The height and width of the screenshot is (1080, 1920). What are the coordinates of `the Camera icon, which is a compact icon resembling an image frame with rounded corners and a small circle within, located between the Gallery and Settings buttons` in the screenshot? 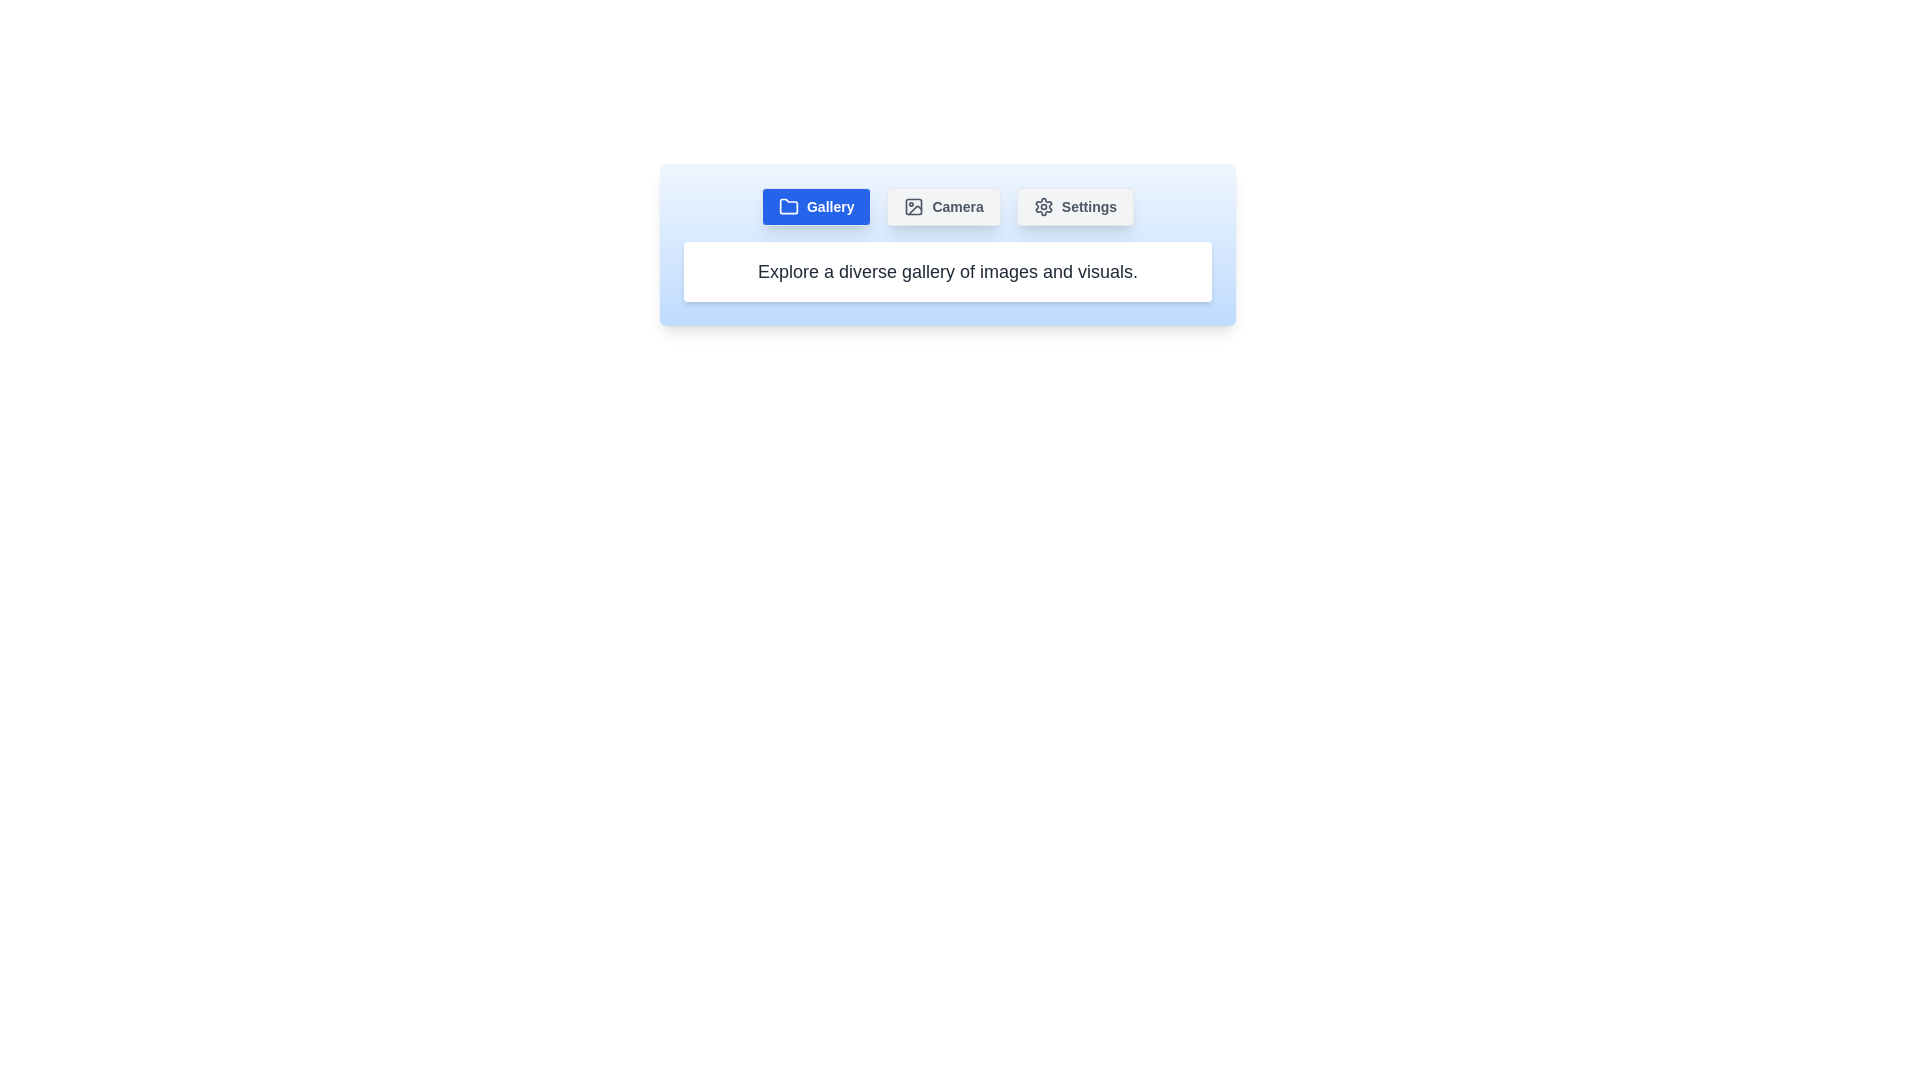 It's located at (913, 207).